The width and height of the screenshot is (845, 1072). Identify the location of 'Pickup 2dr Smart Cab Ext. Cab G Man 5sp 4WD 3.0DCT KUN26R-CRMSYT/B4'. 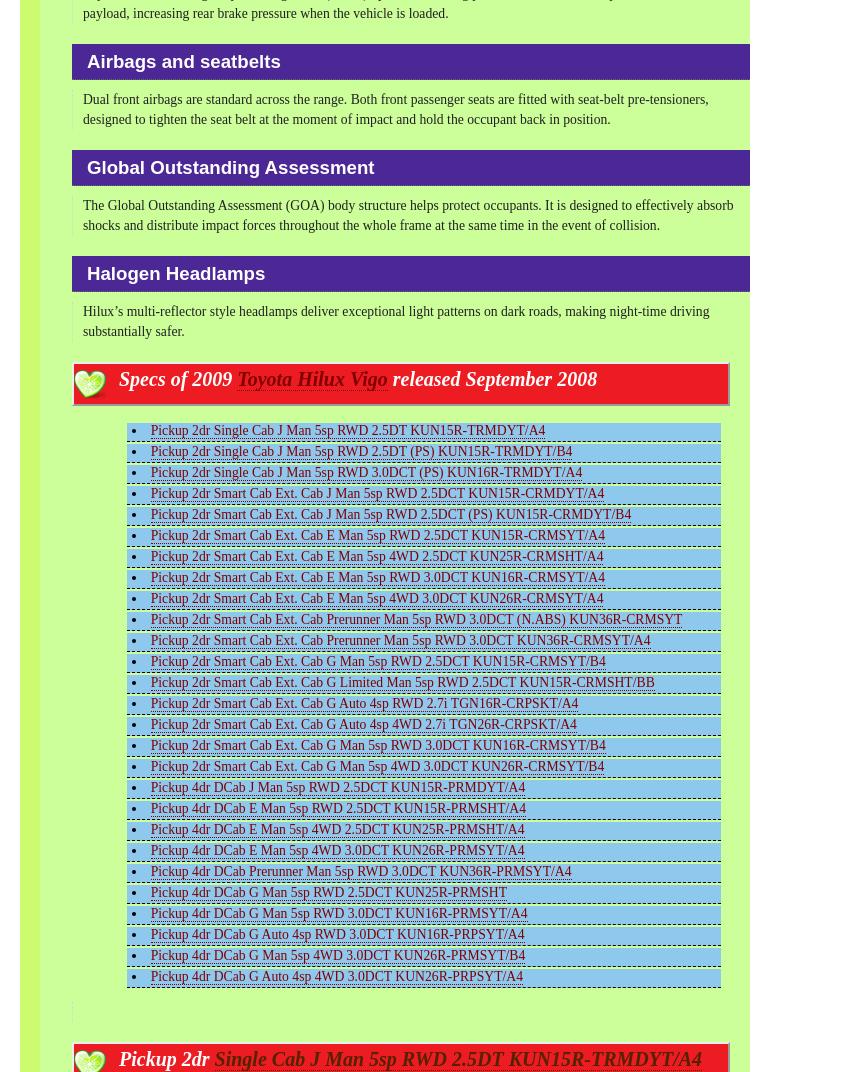
(376, 765).